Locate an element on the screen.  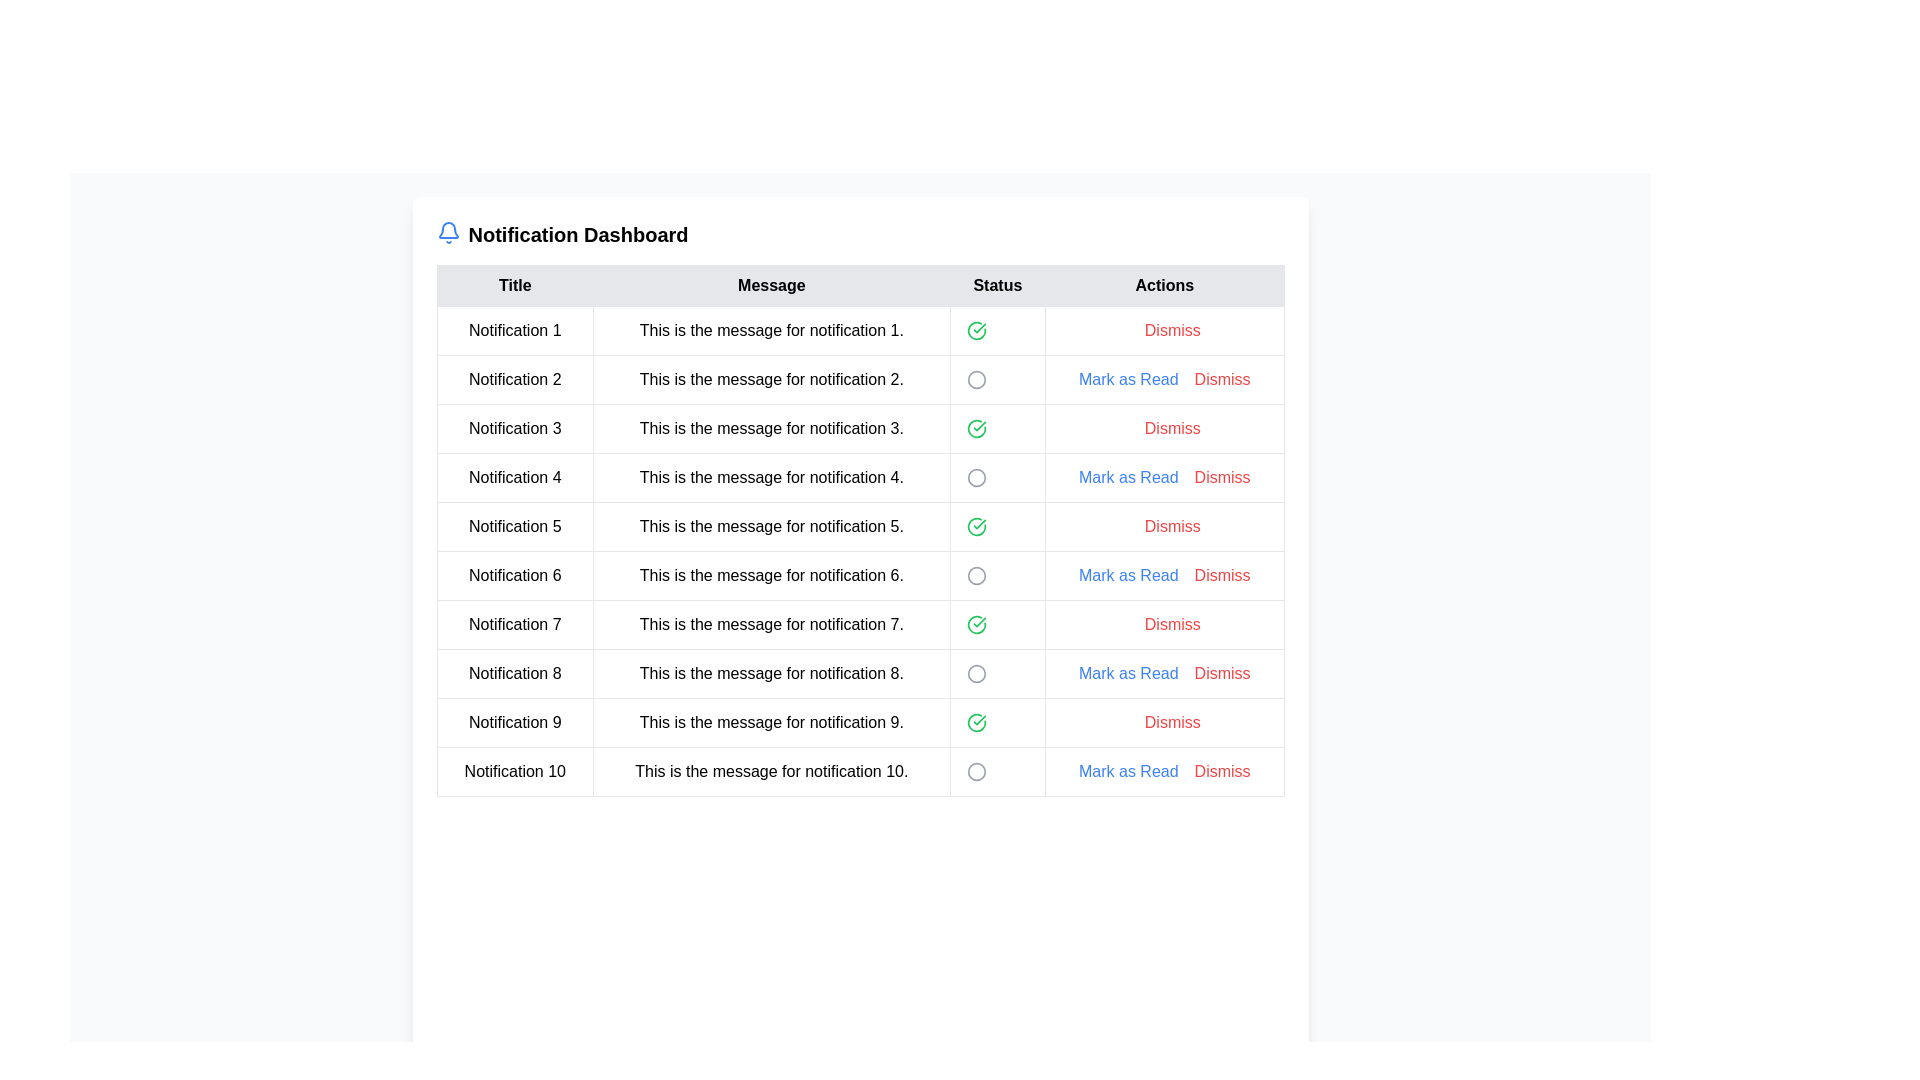
the notification entry in the 7th row of the notifications table, which displays details including the title and message of 'Notification 7' is located at coordinates (860, 623).